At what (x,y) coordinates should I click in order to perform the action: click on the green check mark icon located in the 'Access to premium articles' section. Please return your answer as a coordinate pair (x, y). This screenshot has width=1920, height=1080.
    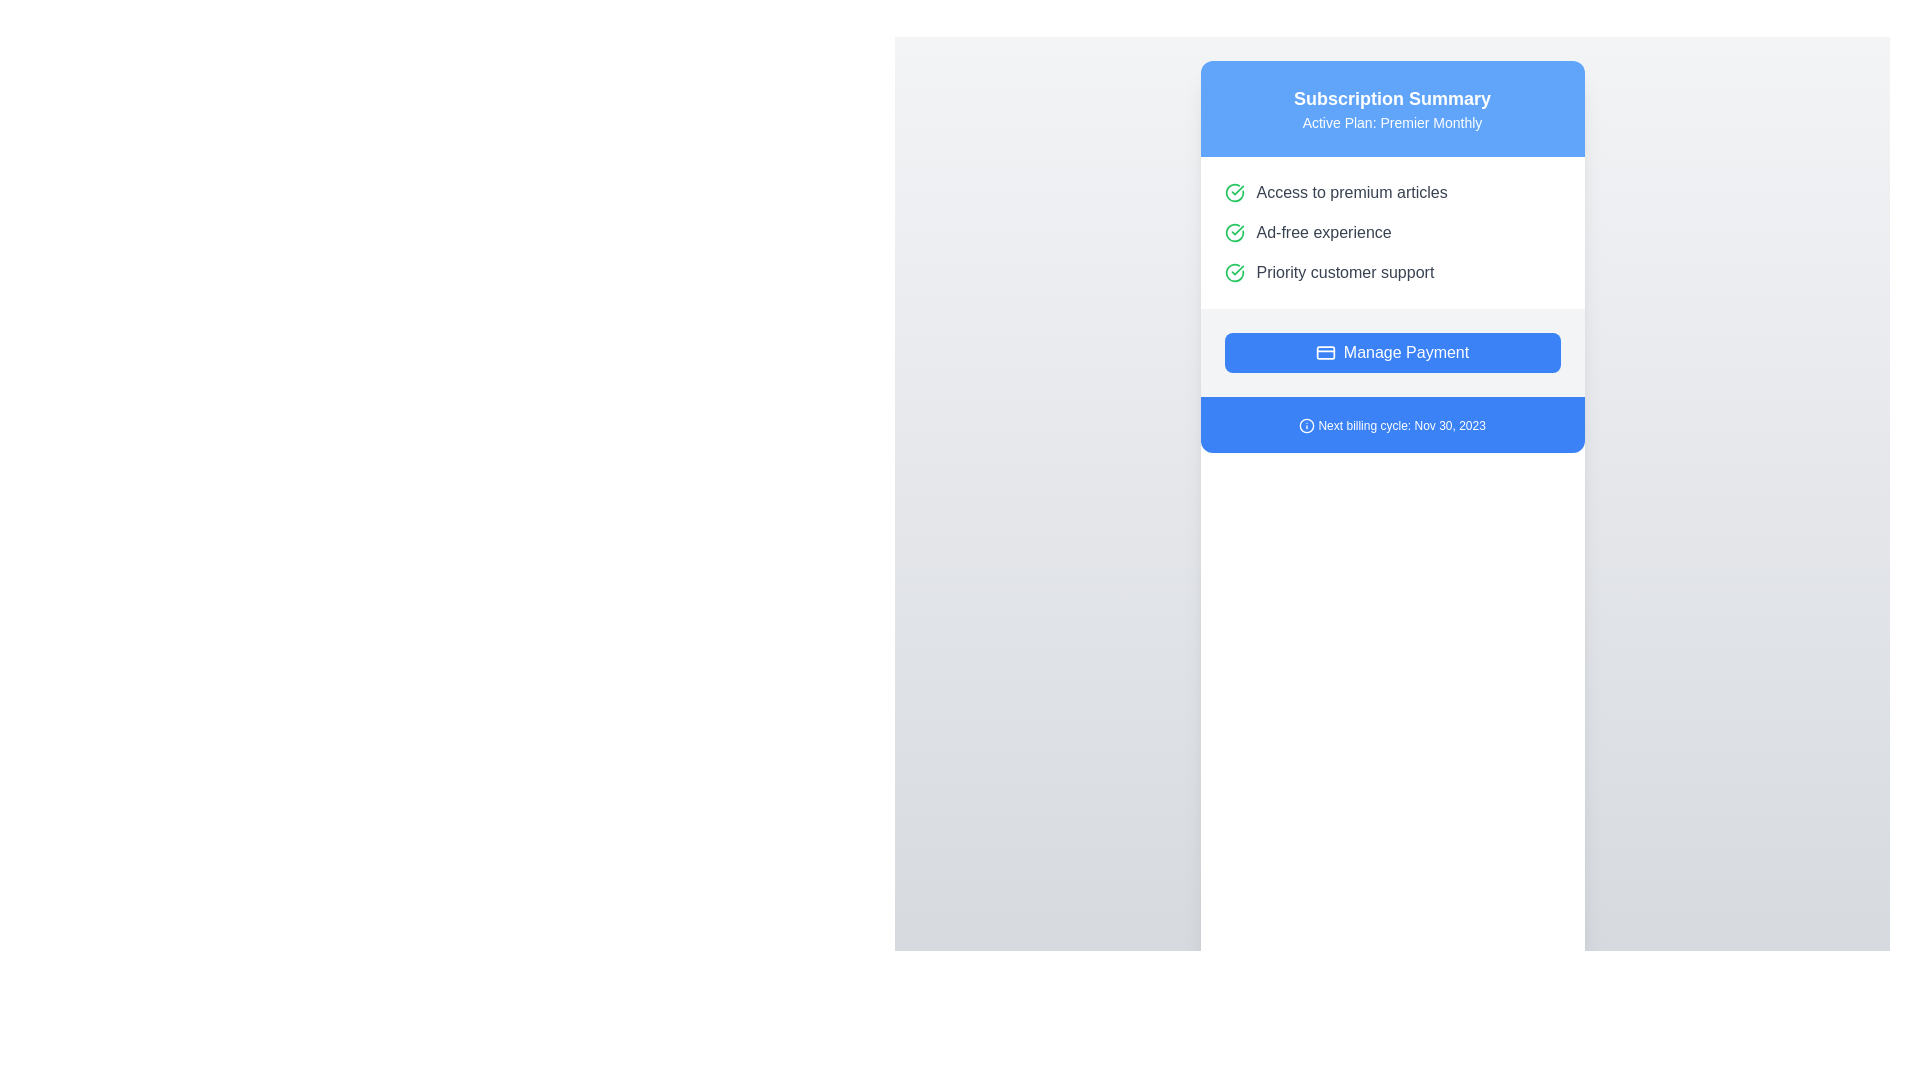
    Looking at the image, I should click on (1233, 192).